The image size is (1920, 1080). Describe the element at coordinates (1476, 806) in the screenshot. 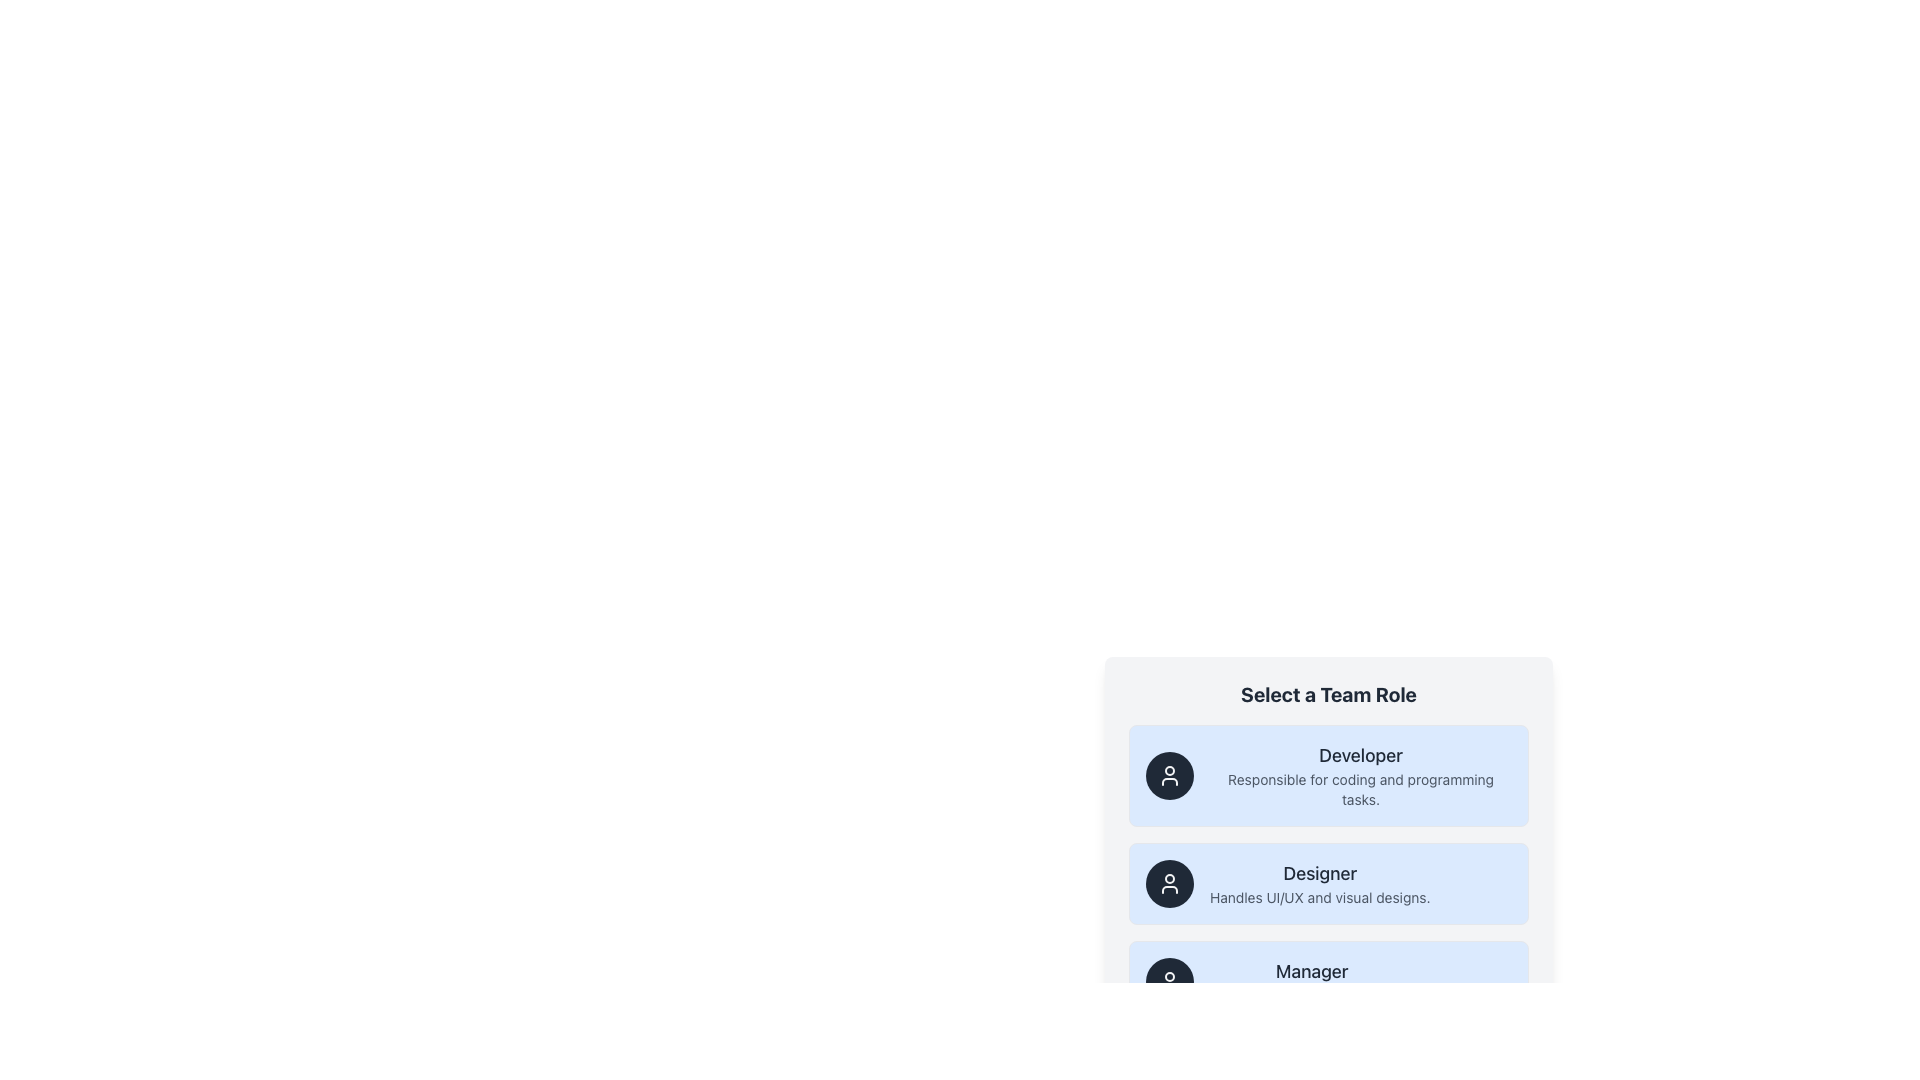

I see `the selectable list item labeled 'Developer' with a light blue background` at that location.